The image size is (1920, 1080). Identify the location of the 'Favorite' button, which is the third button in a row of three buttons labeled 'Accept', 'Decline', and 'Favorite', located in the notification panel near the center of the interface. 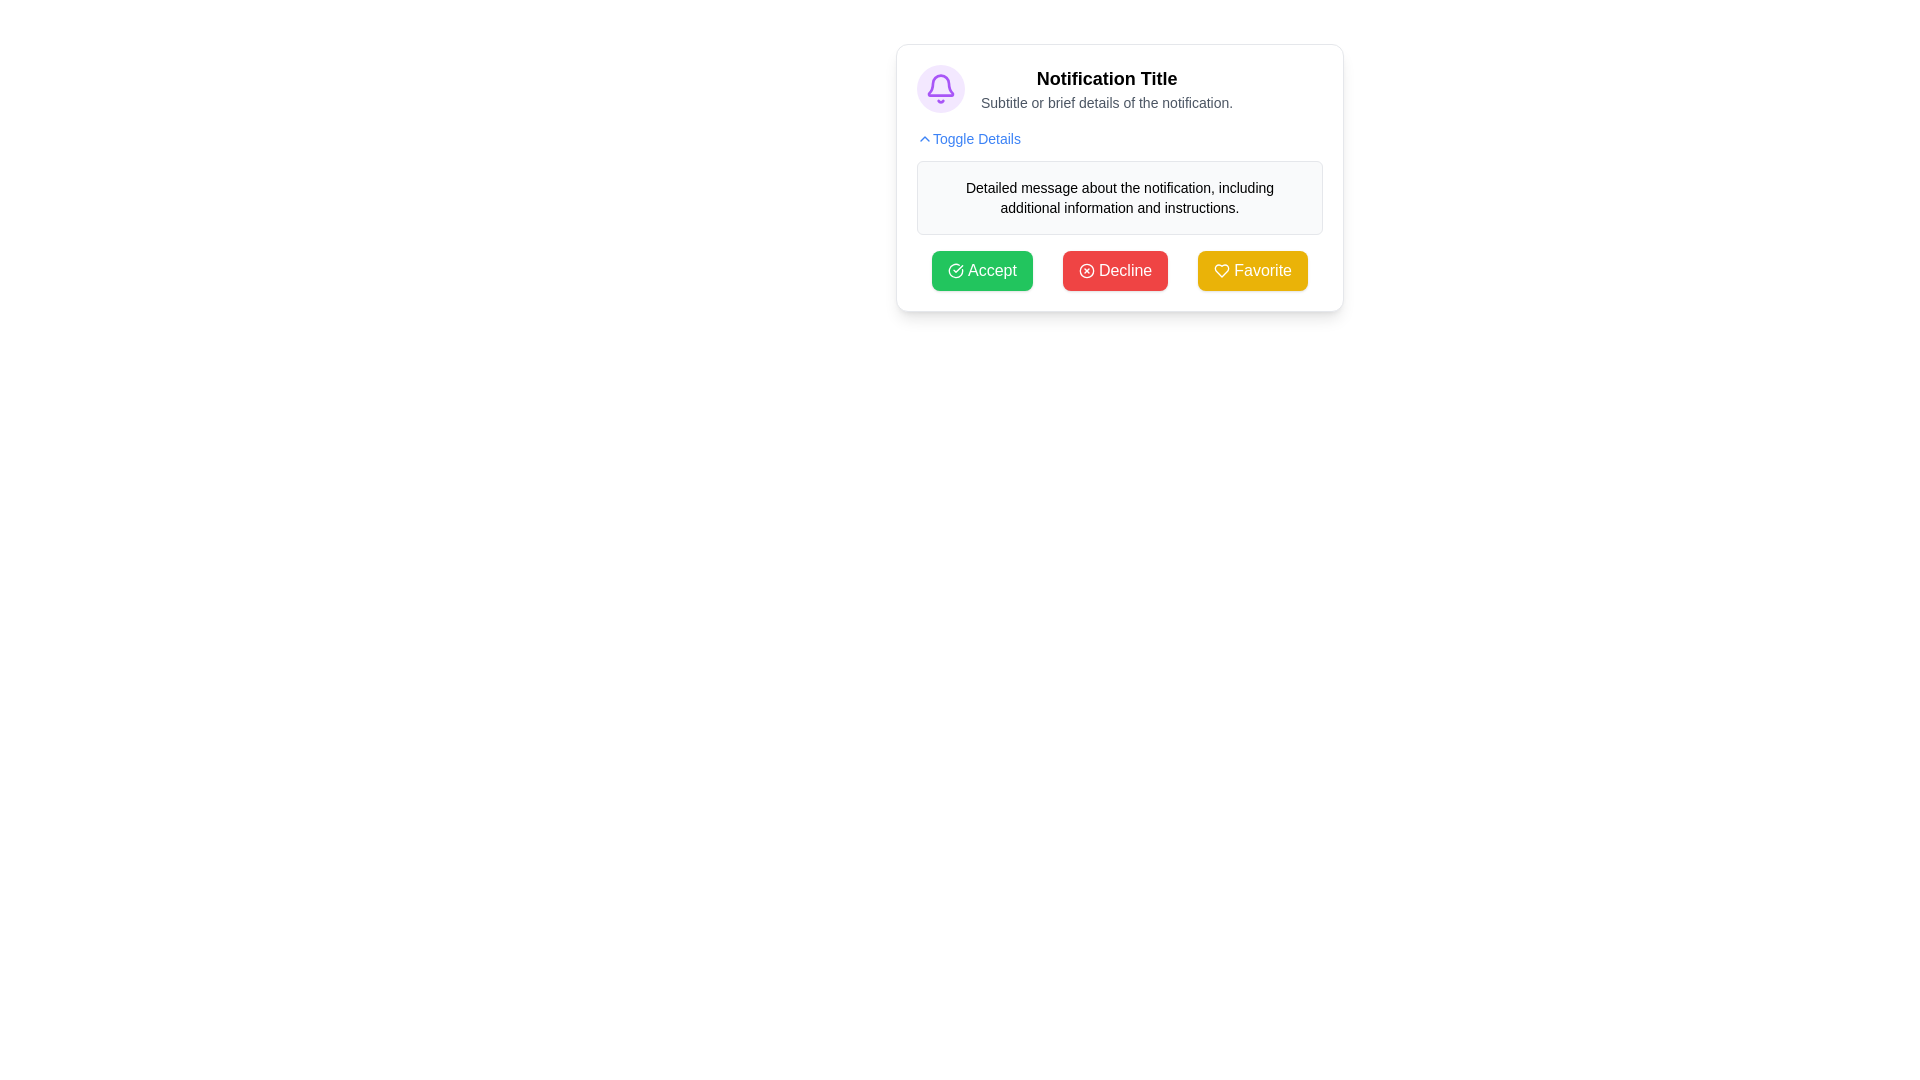
(1252, 270).